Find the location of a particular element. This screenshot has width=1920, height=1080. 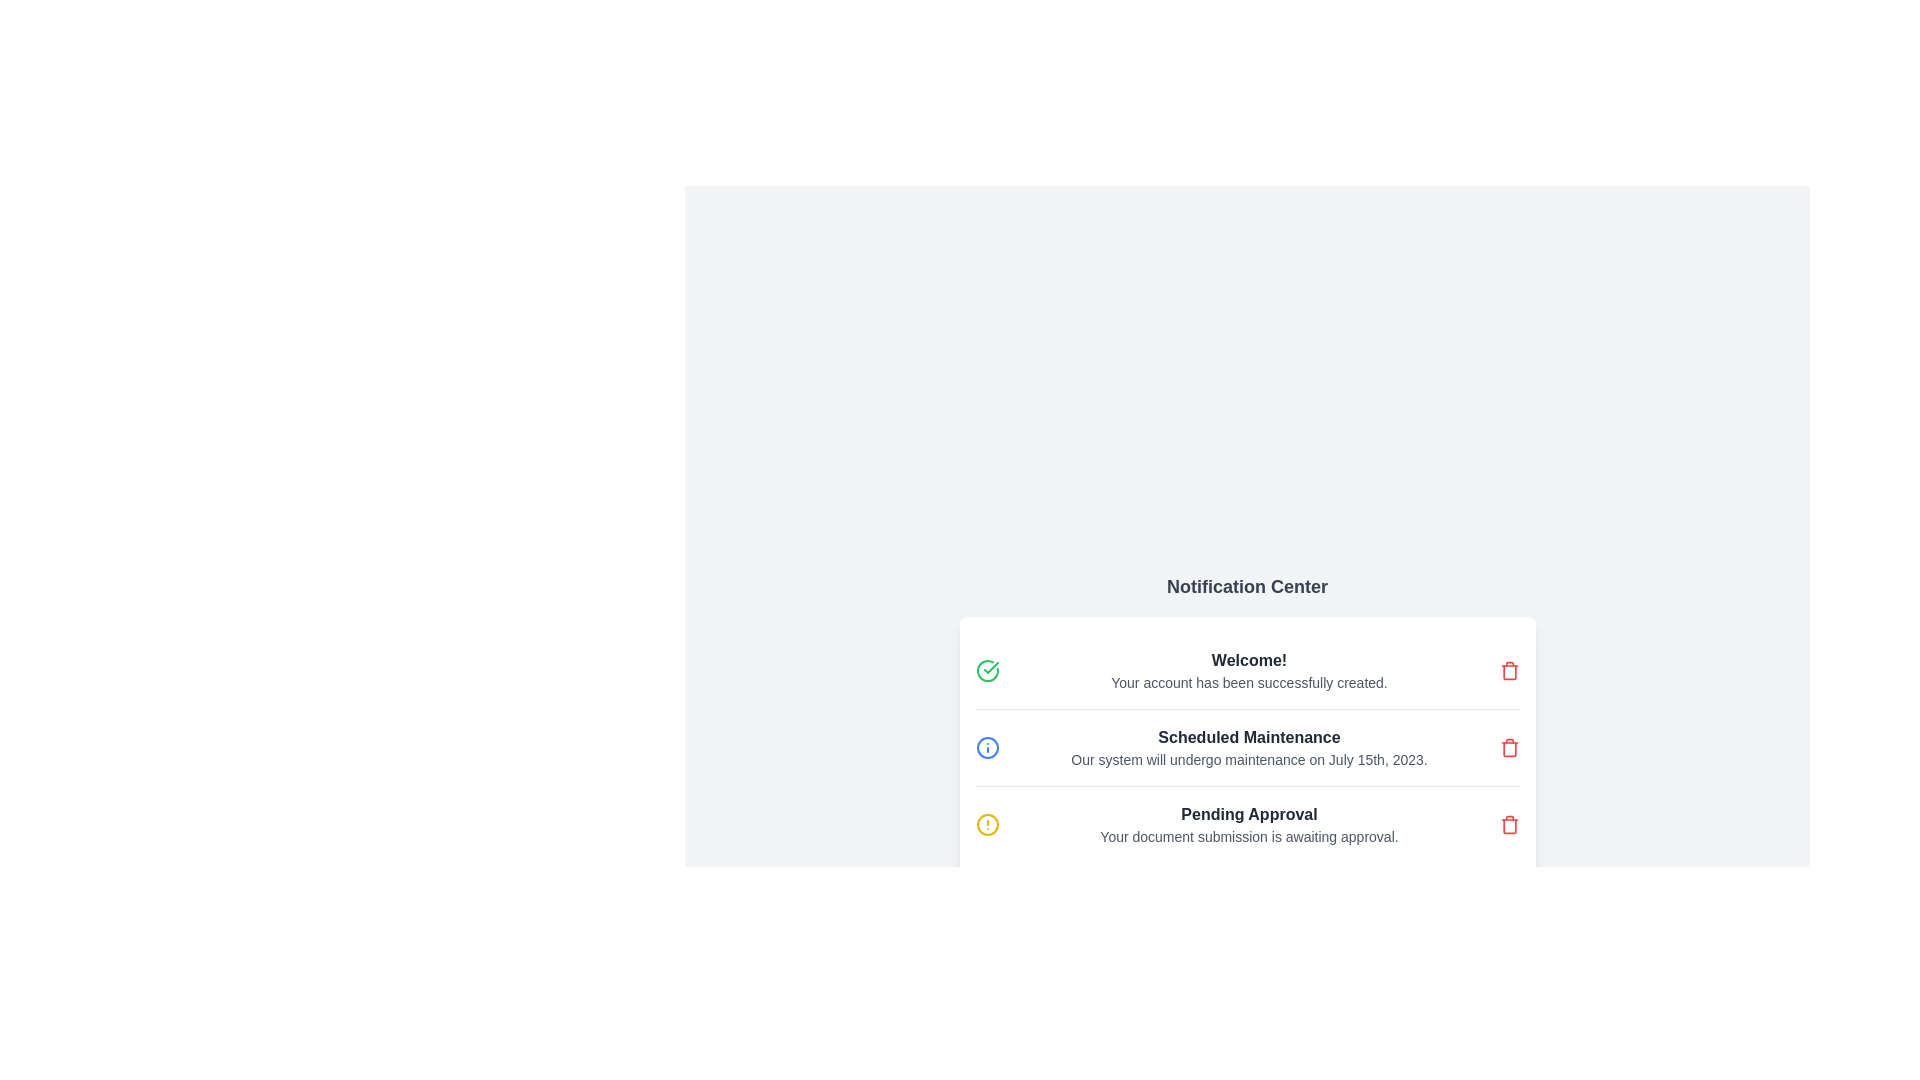

the informational text that displays the message 'Your account has been successfully created.' which is styled in gray and positioned below the 'Welcome!' heading in the notification card is located at coordinates (1248, 681).